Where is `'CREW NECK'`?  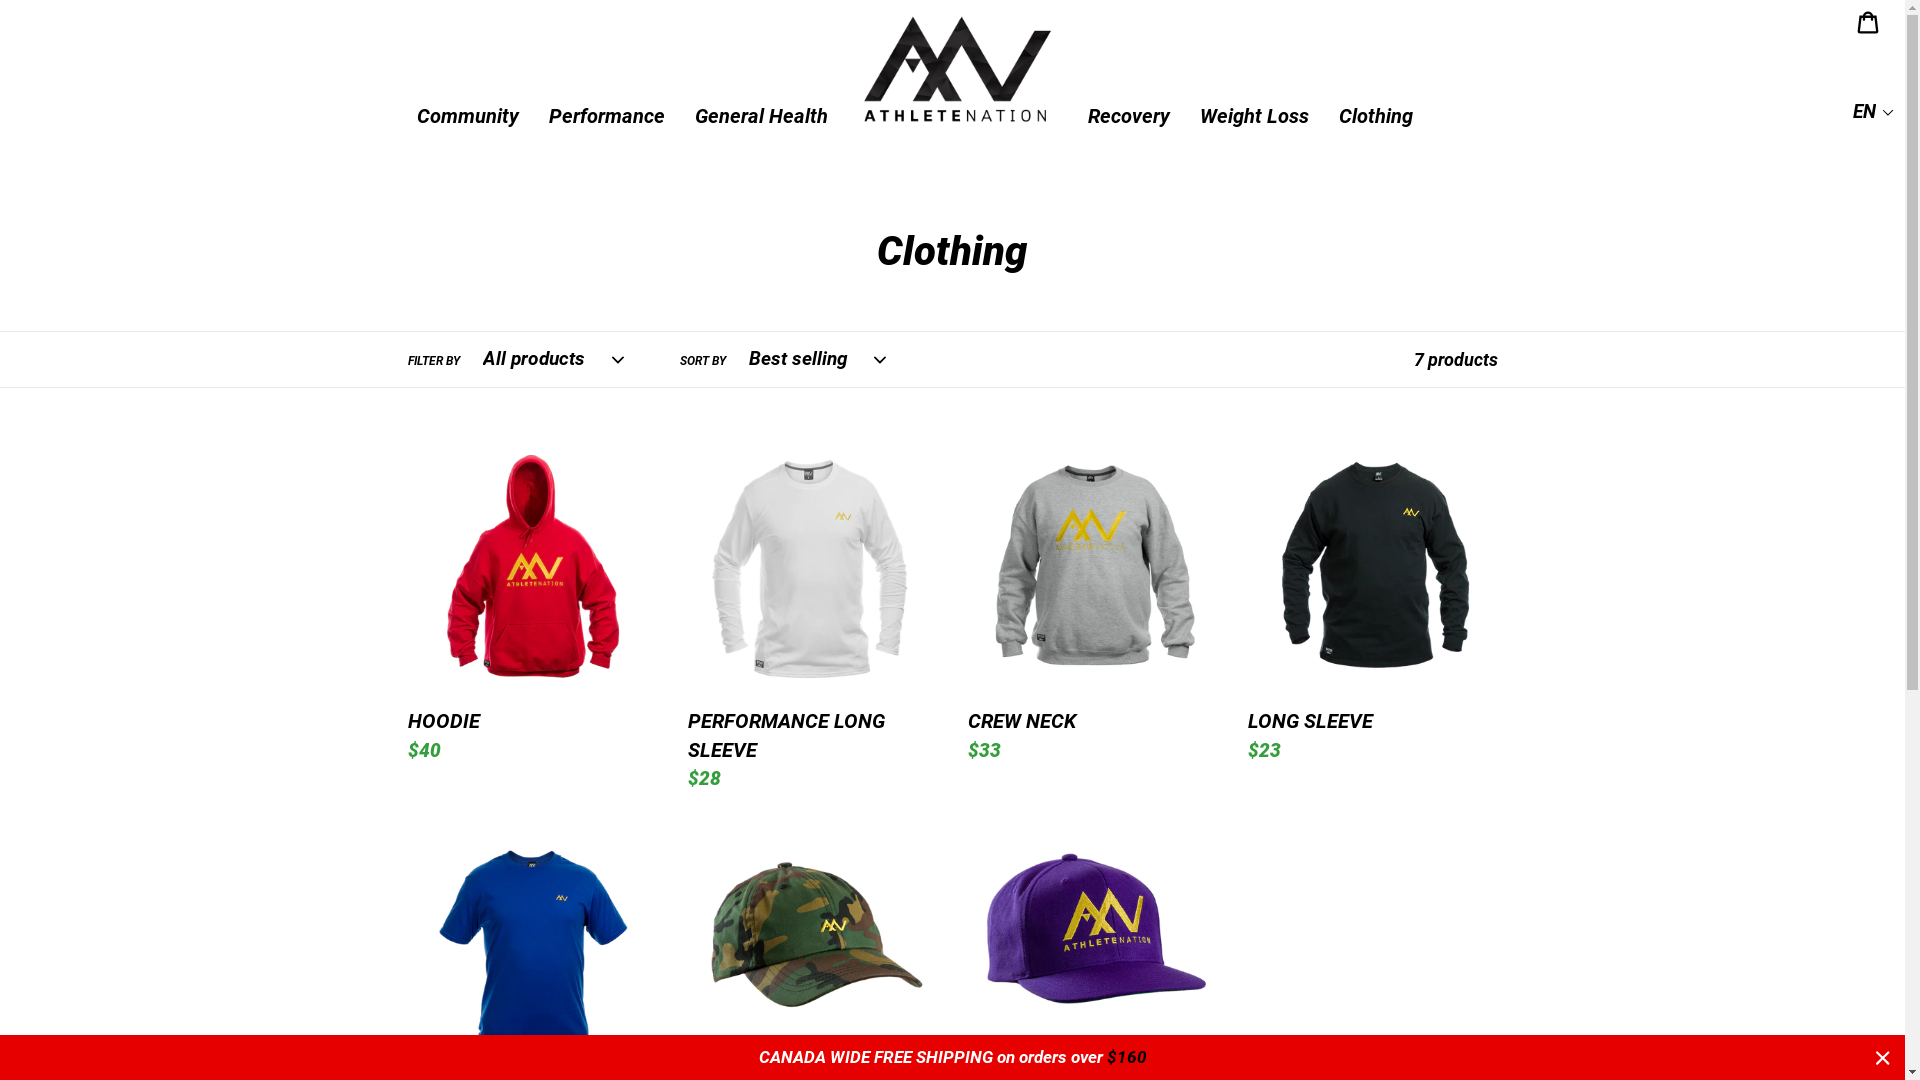 'CREW NECK' is located at coordinates (1092, 603).